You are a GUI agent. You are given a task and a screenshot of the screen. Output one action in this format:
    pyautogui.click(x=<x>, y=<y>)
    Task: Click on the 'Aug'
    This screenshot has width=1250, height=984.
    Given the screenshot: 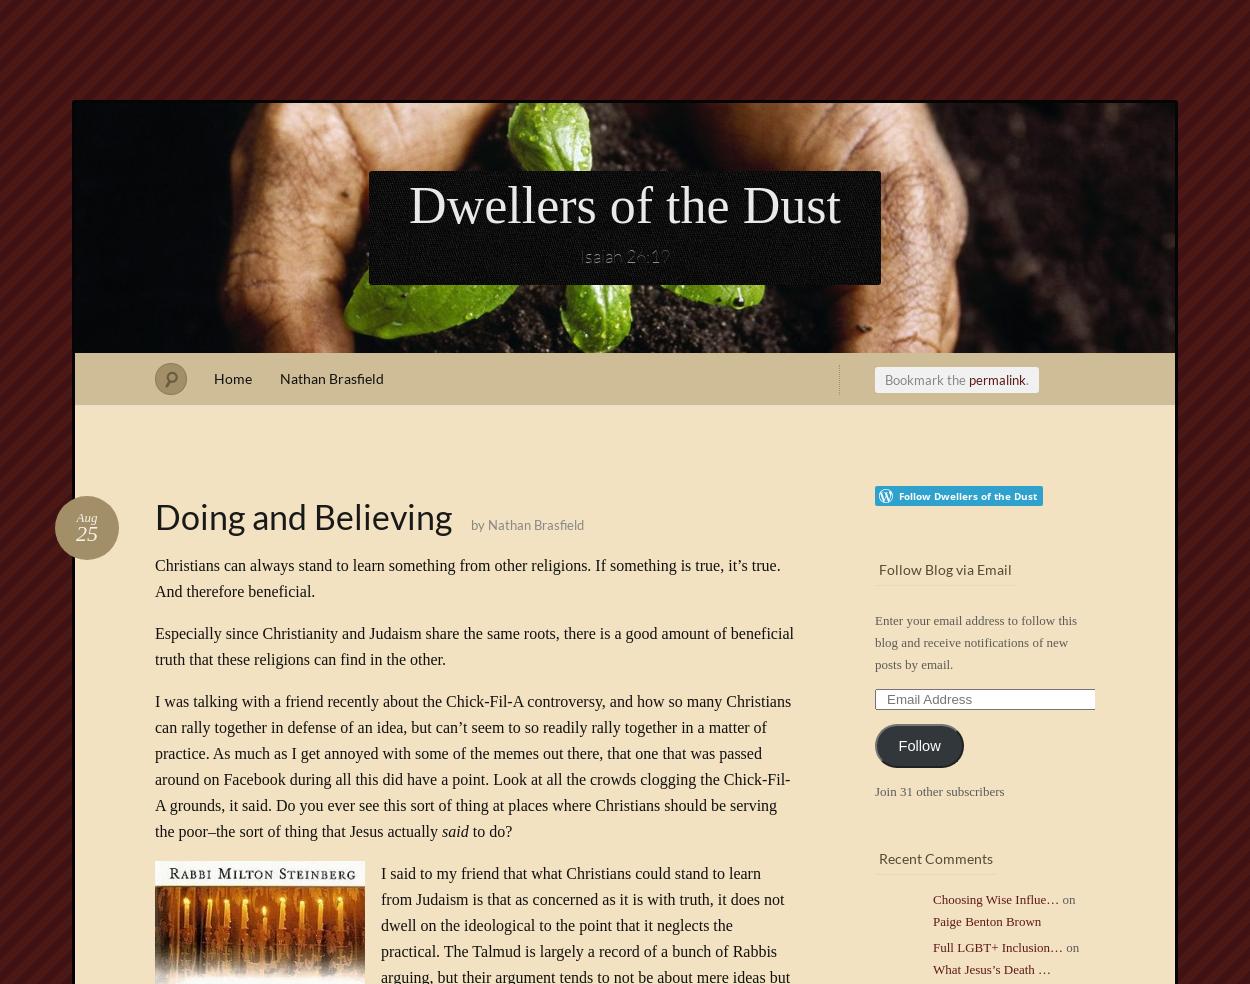 What is the action you would take?
    pyautogui.click(x=85, y=516)
    